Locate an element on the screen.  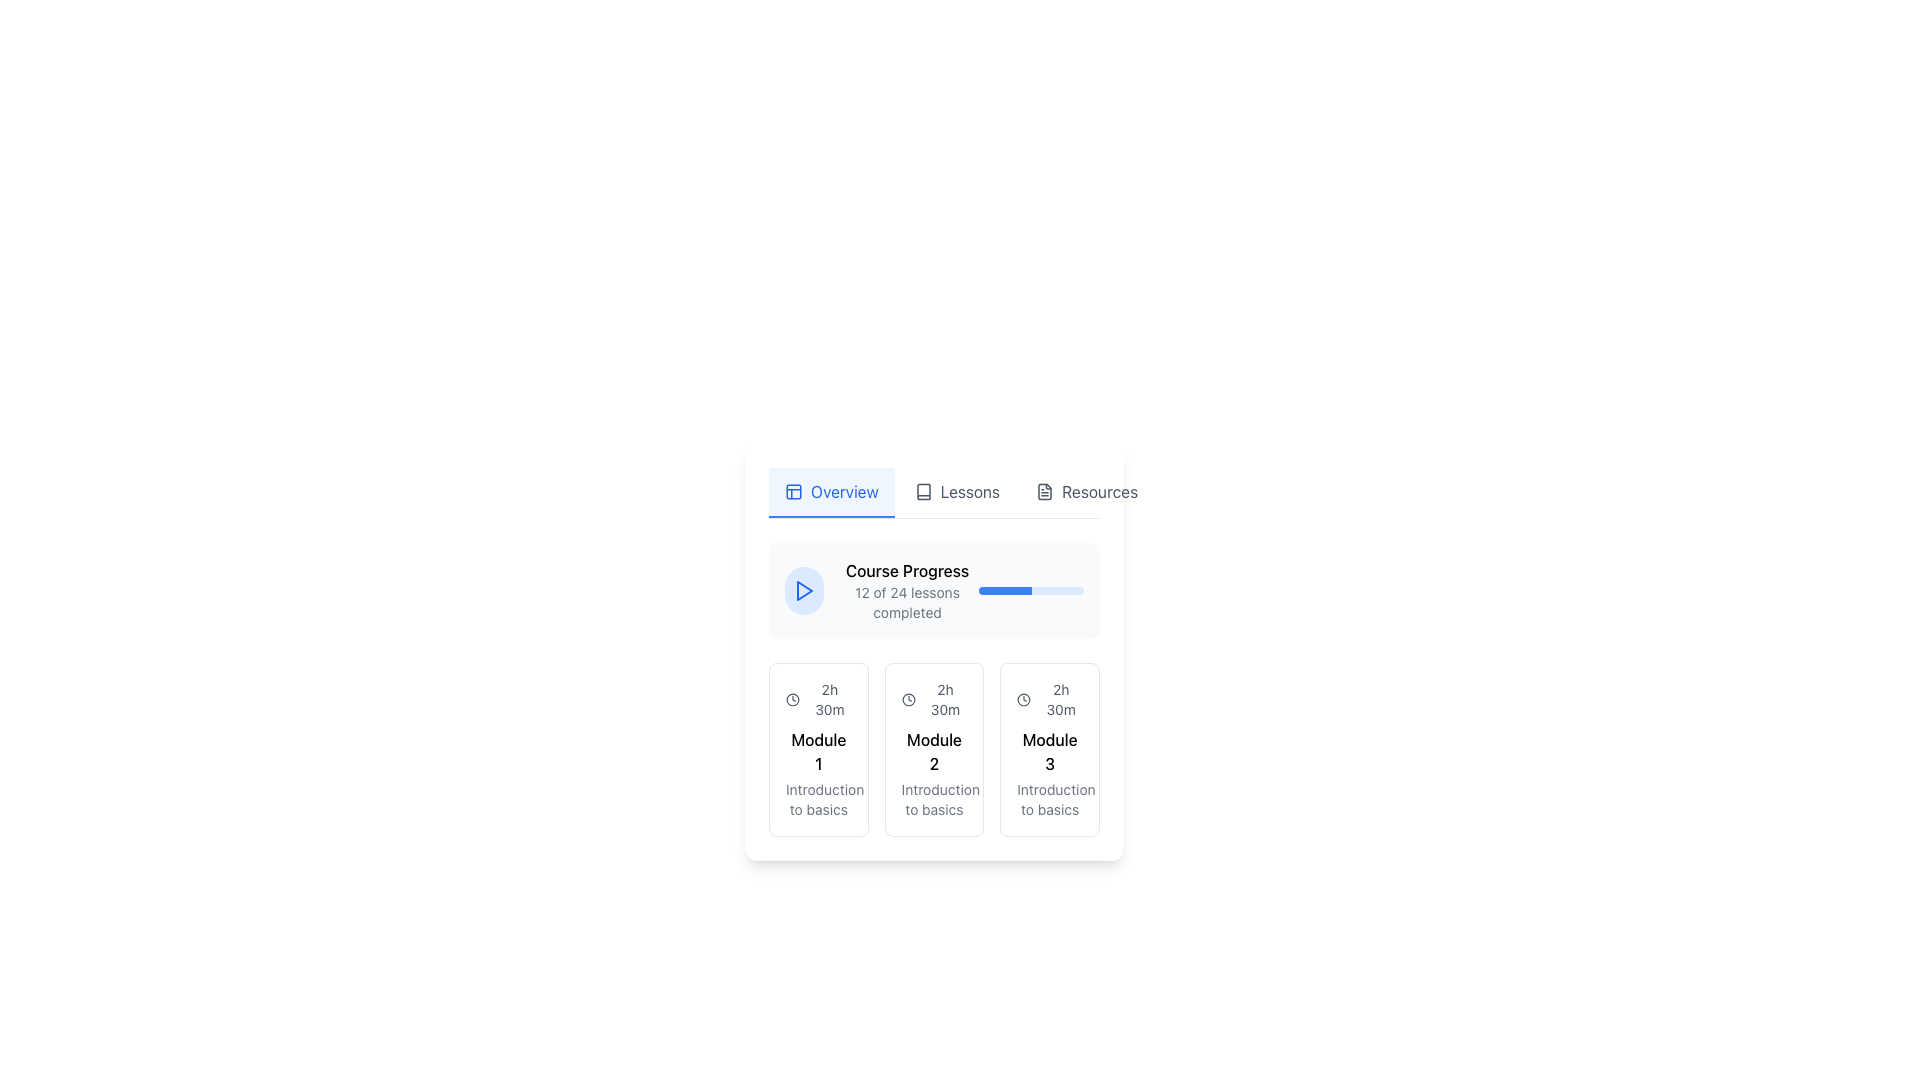
the 'Resources' menu item located on the right side of the navigation menu, adjacent to 'Lessons' and 'Discussions' is located at coordinates (1086, 493).